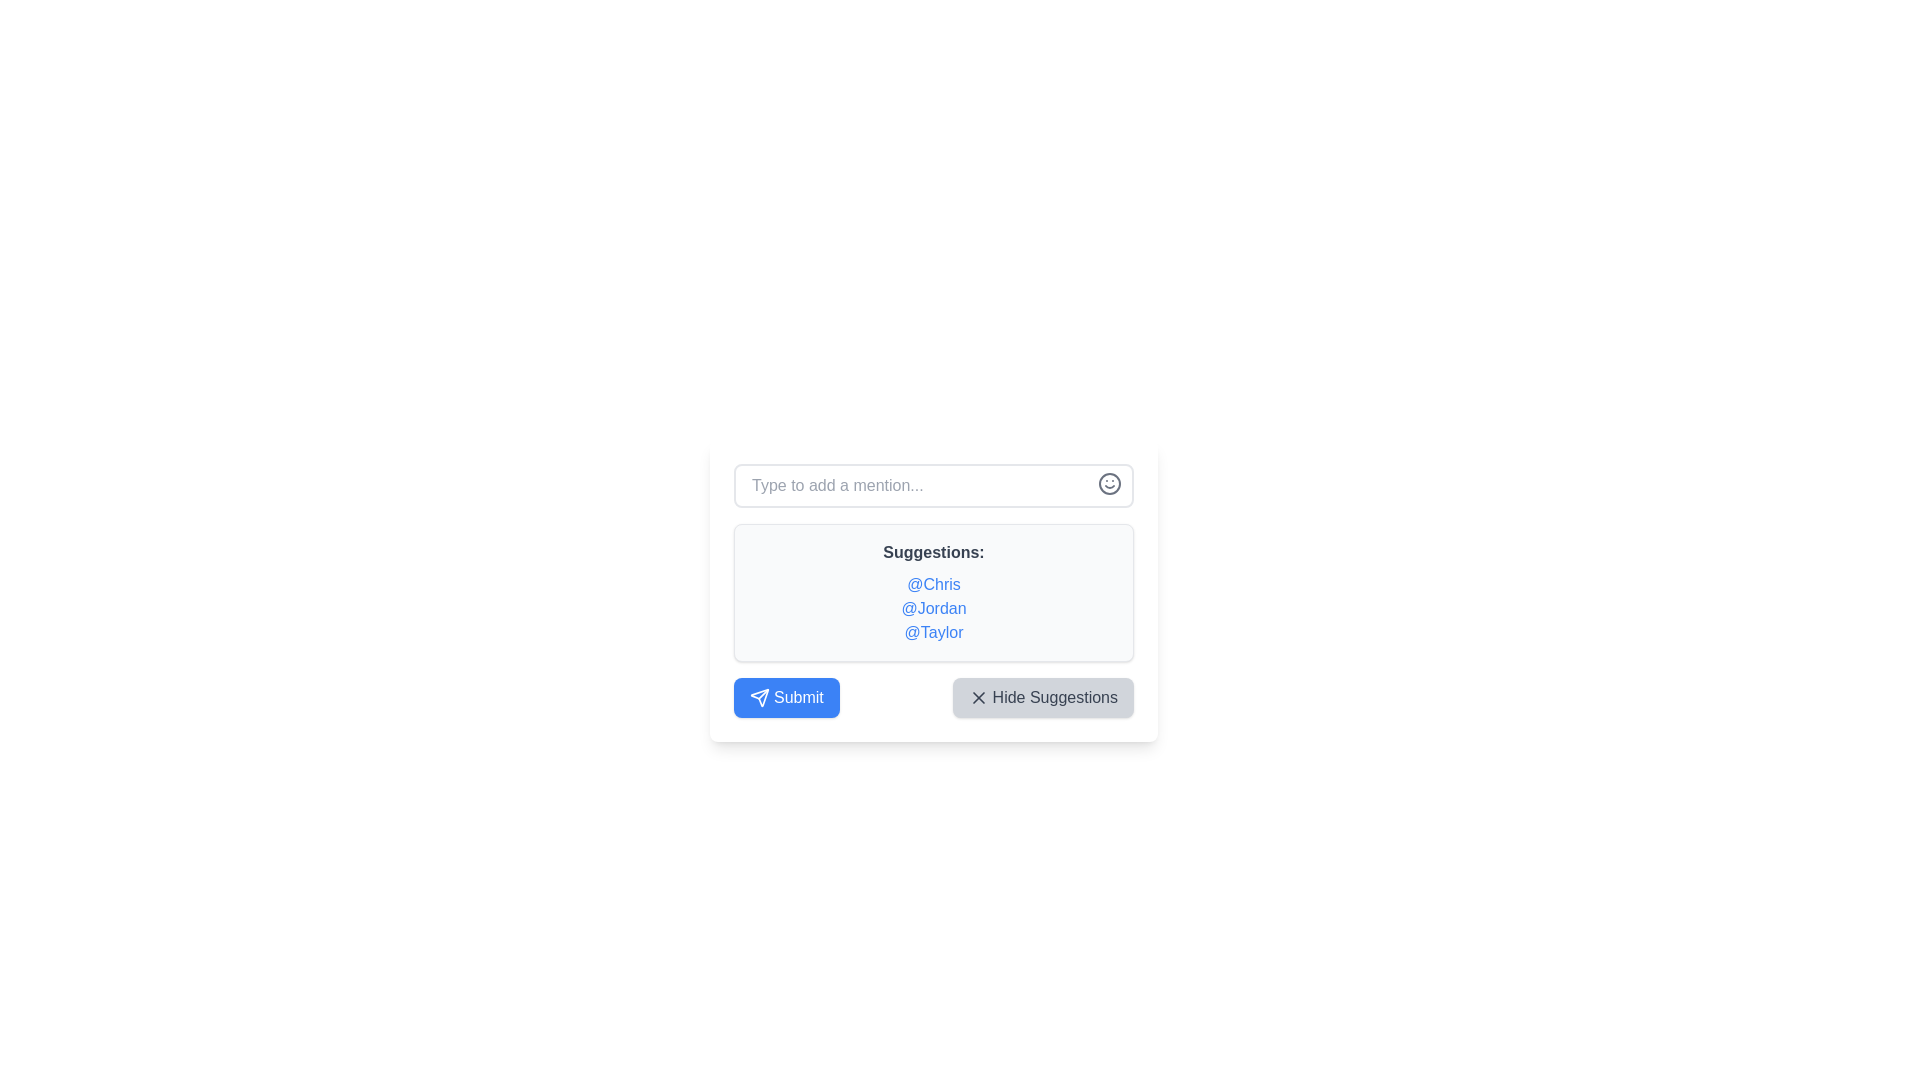 The width and height of the screenshot is (1920, 1080). Describe the element at coordinates (1108, 483) in the screenshot. I see `the SVG circle graphic located in the upper-right corner of the suggestion interface box, which serves a decorative or symbolic function as part of an icon` at that location.